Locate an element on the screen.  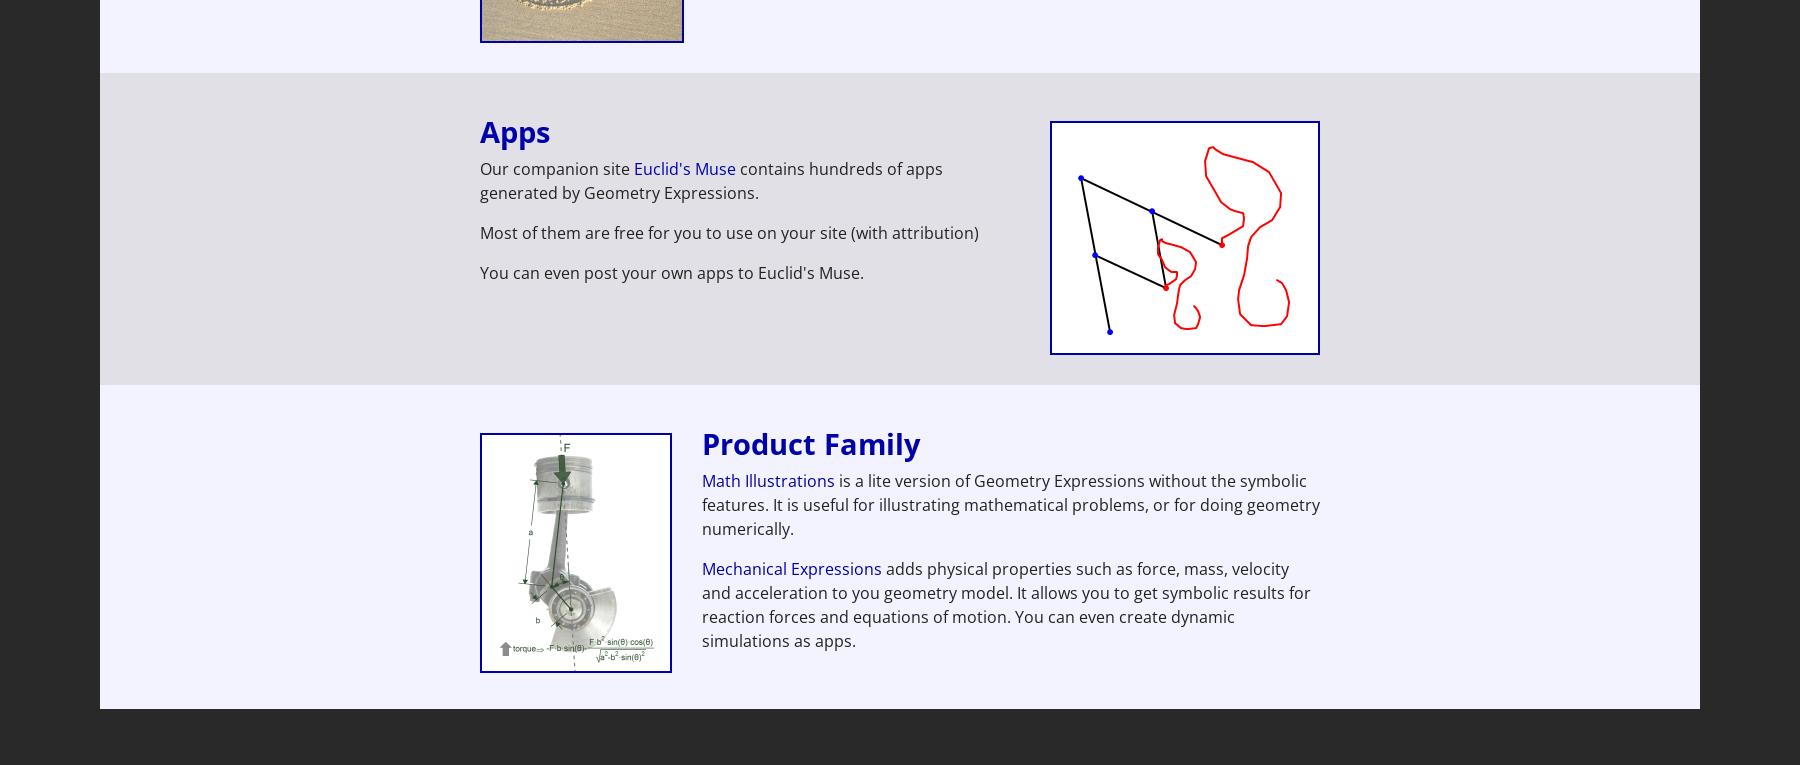
'Product Family' is located at coordinates (811, 442).